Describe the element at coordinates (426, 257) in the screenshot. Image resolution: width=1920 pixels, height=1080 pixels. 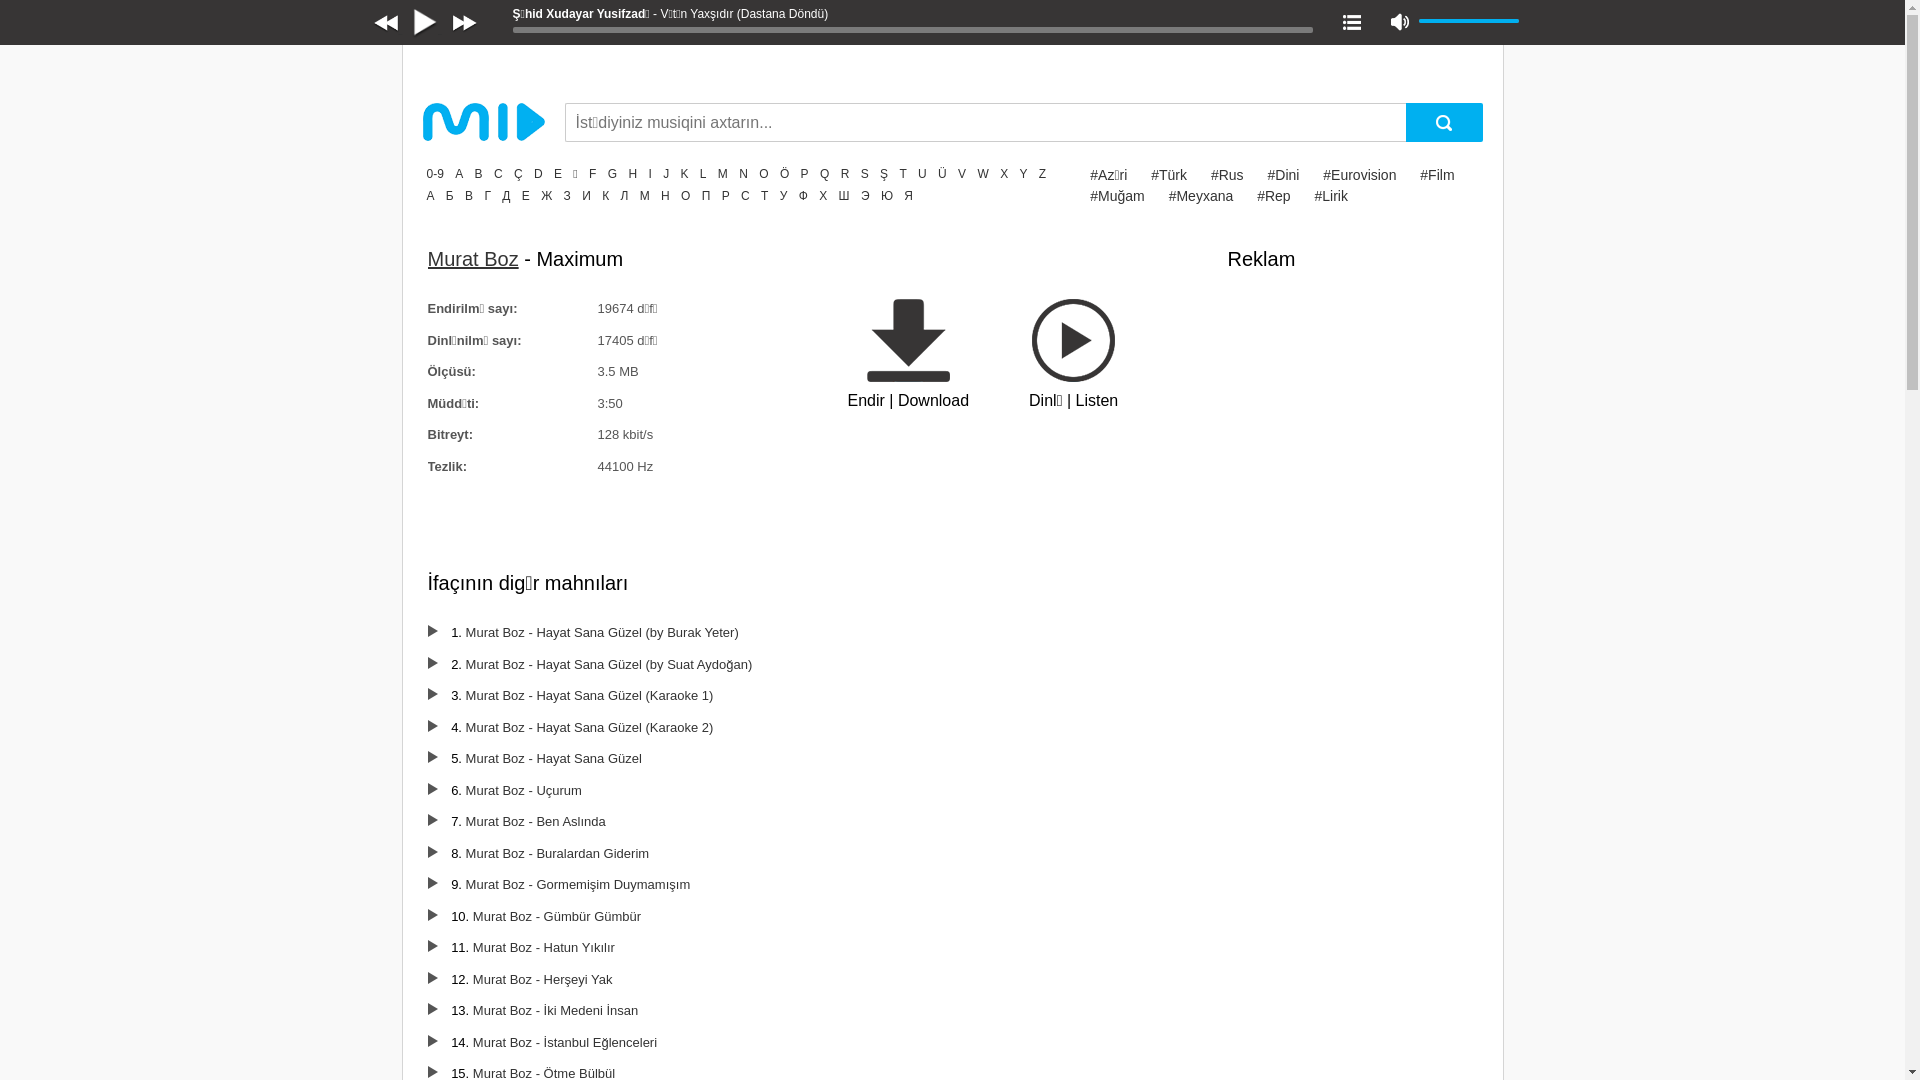
I see `'Murat Boz'` at that location.